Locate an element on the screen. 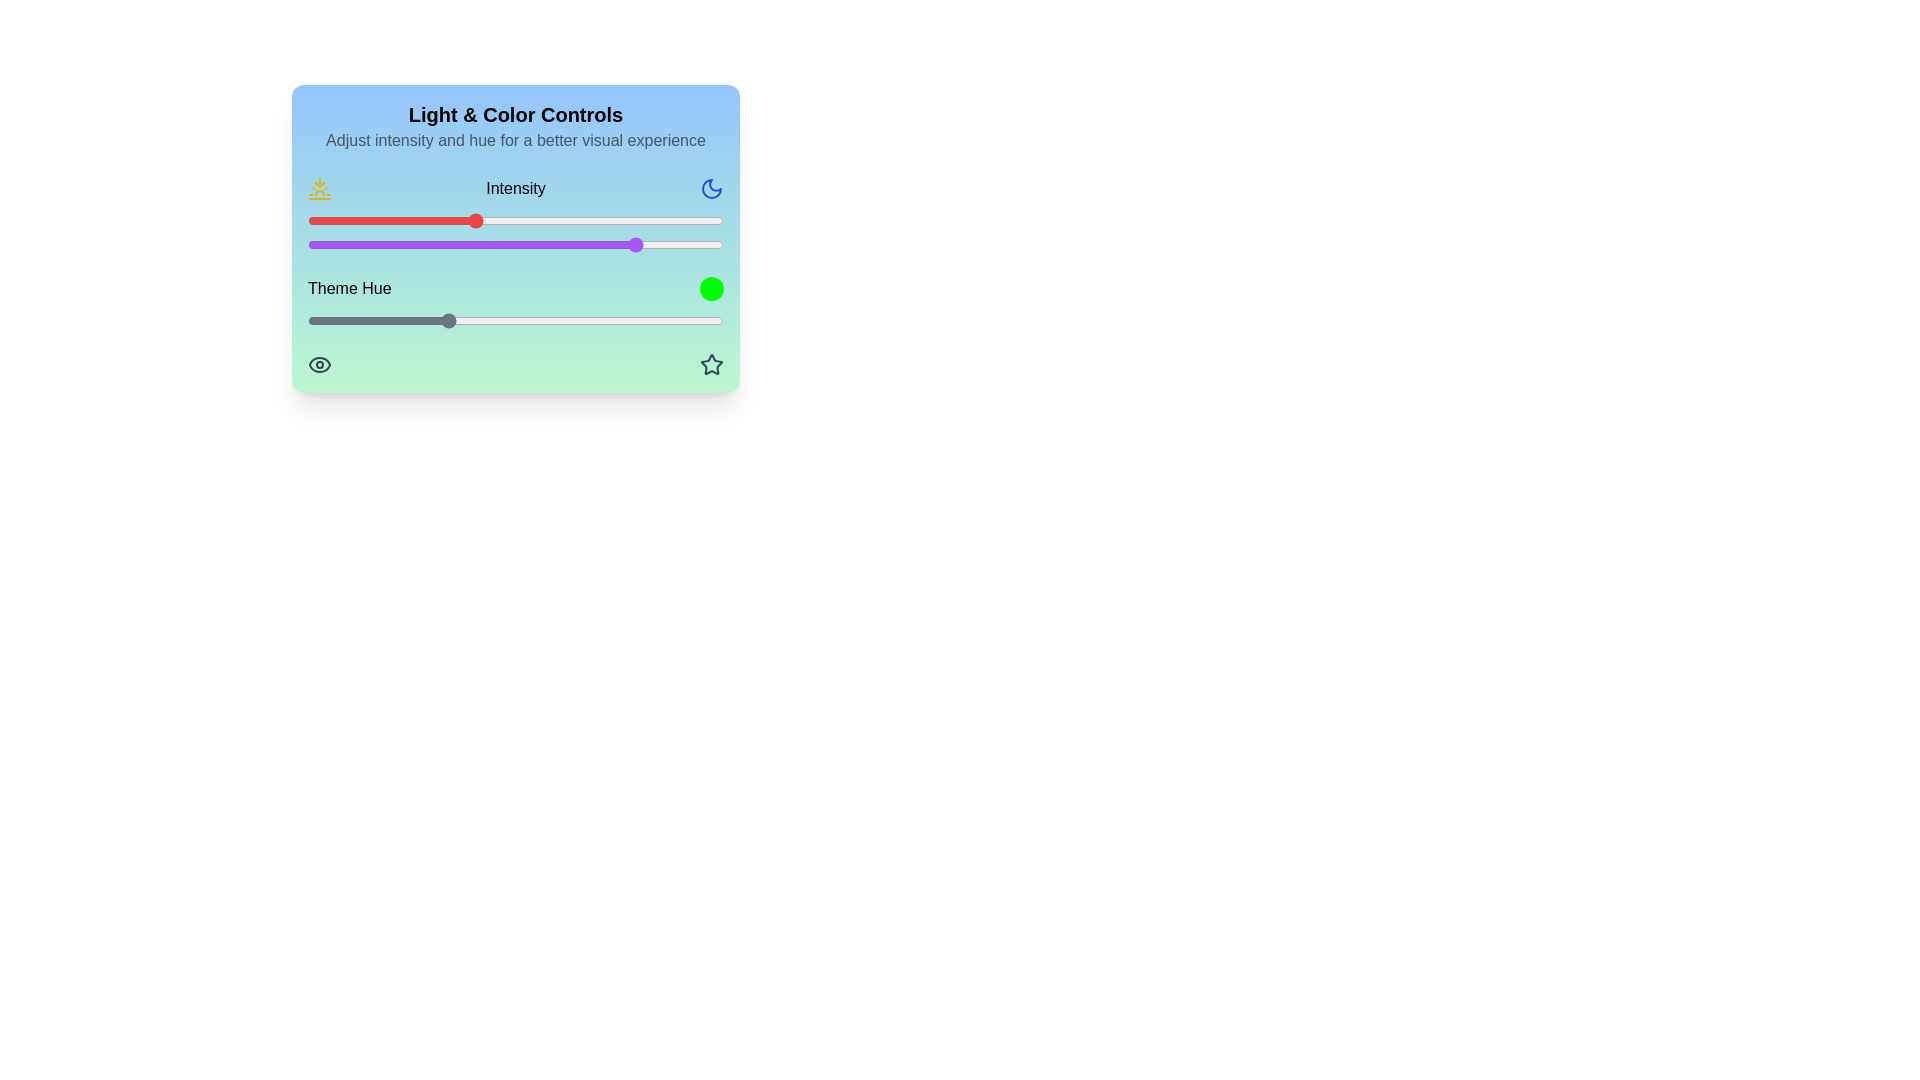 The height and width of the screenshot is (1080, 1920). the theme hue is located at coordinates (464, 319).